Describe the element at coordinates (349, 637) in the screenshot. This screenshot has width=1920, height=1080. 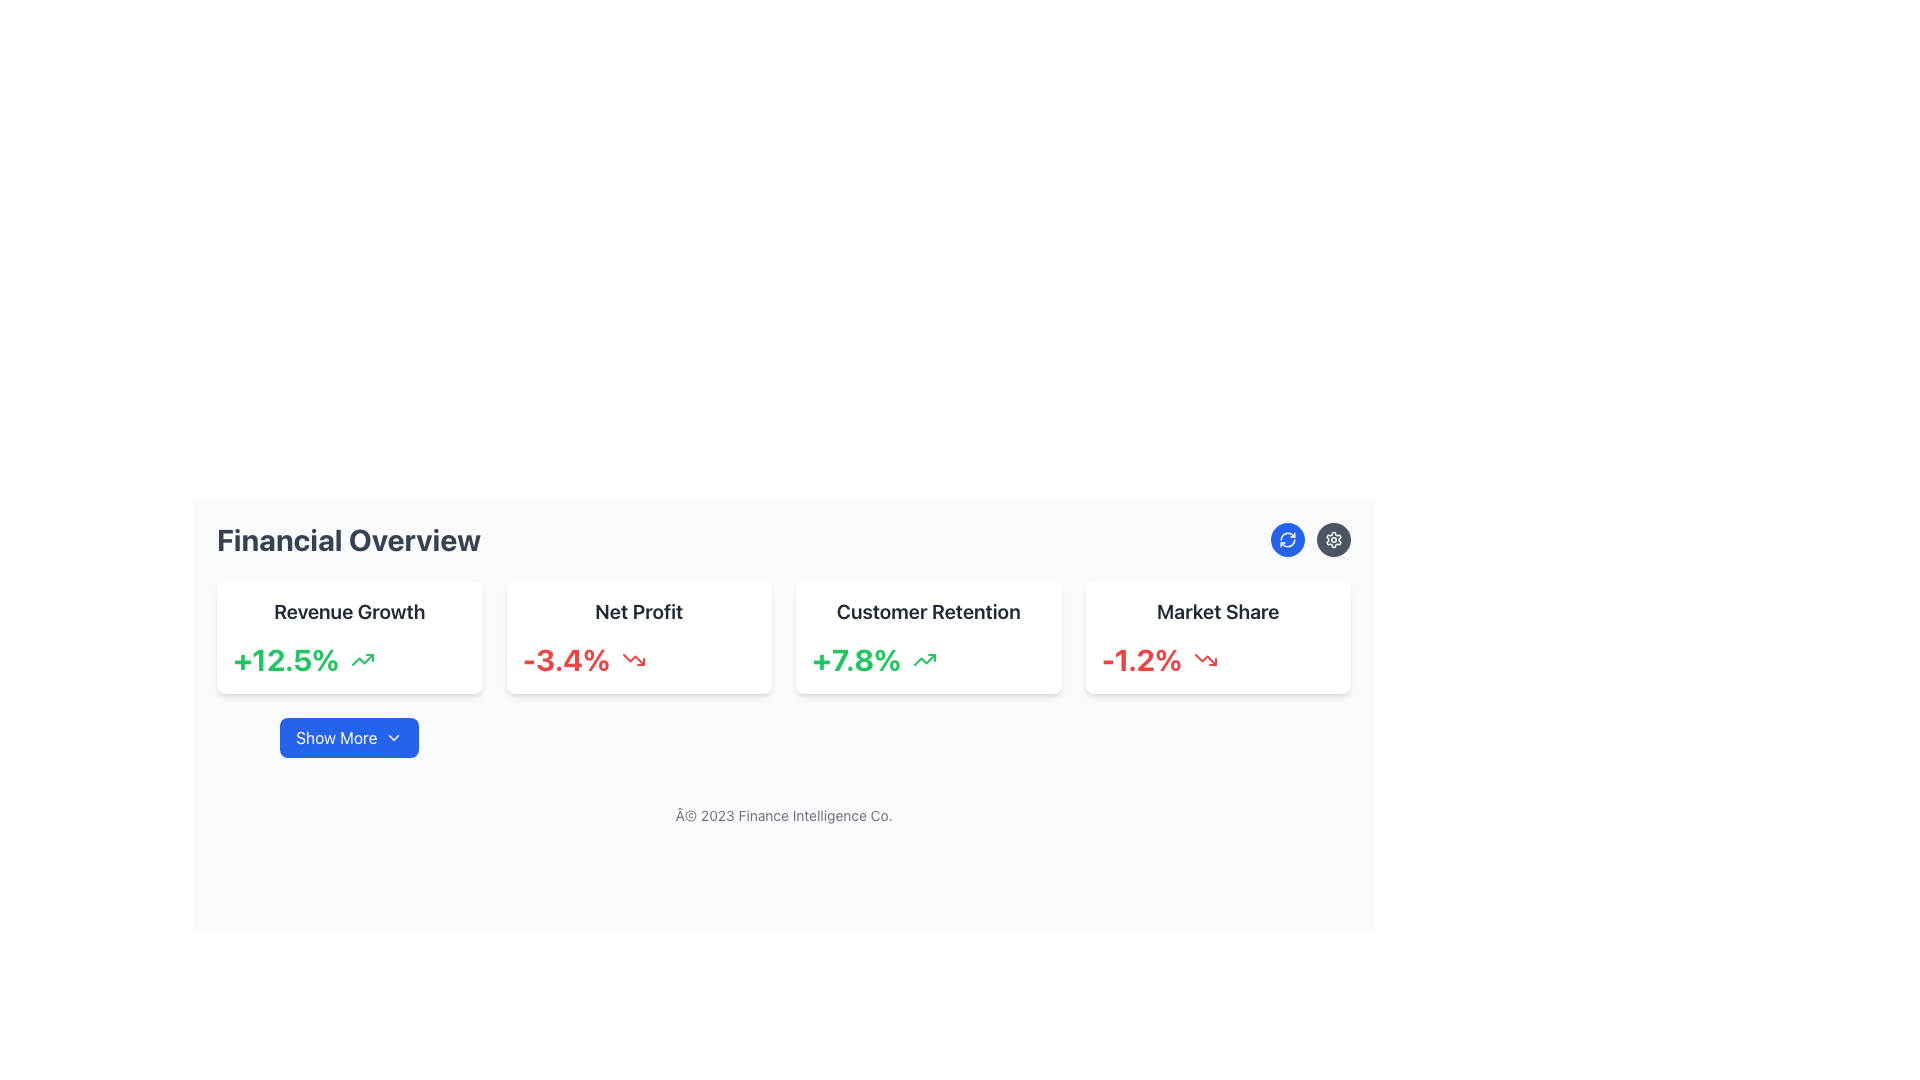
I see `the revenue growth card located in the top-left section of the four-card layout, which displays summary metrics and trends` at that location.